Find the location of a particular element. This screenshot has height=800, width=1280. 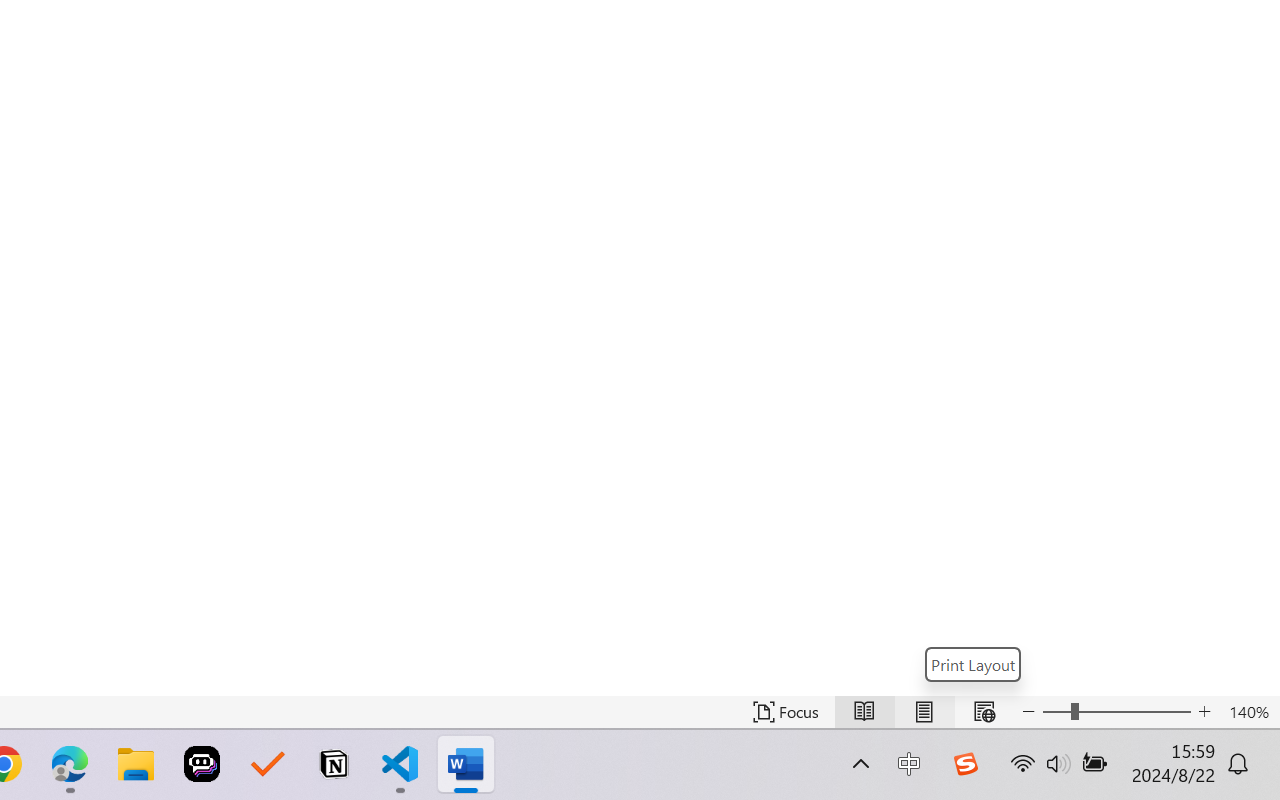

'Zoom Out' is located at coordinates (1055, 711).